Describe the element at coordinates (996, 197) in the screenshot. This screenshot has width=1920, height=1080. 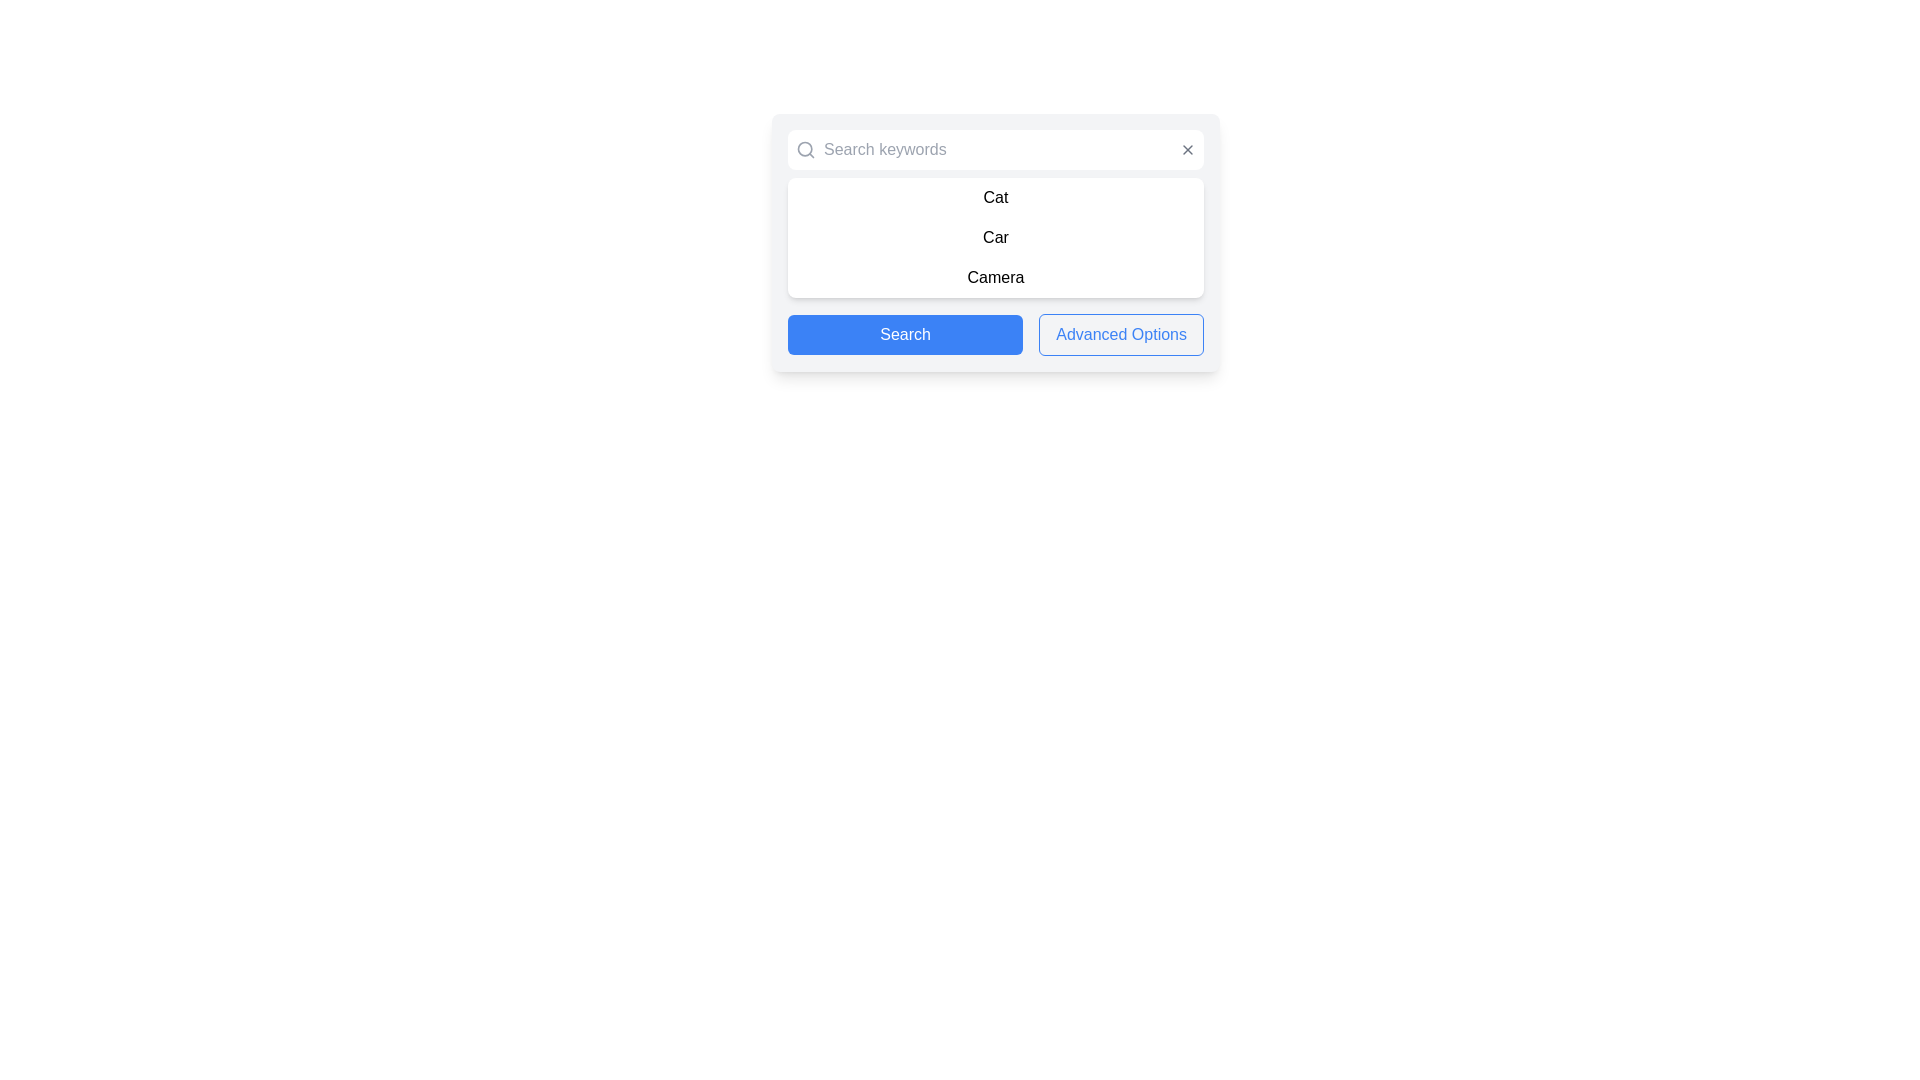
I see `the selectable list item labeled 'Cat'` at that location.